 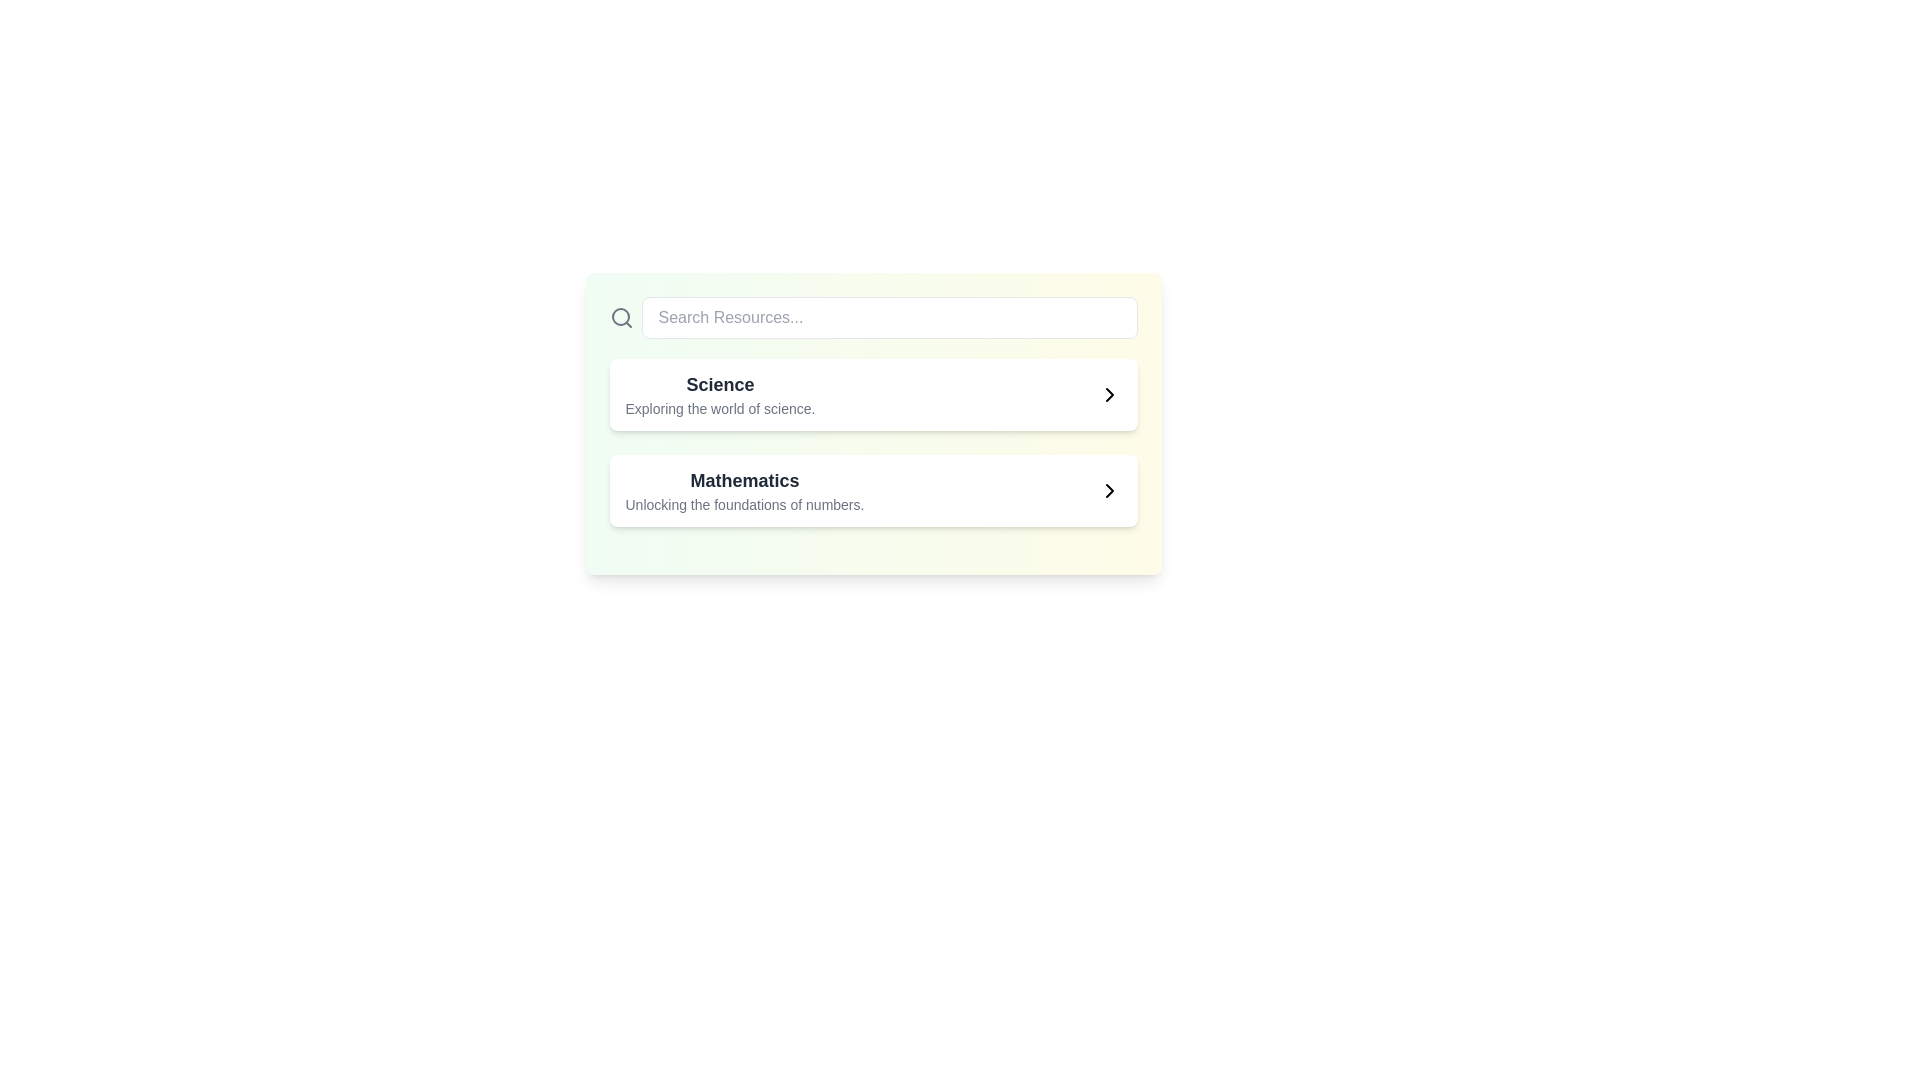 What do you see at coordinates (720, 407) in the screenshot?
I see `the text label reading 'Exploring the world of science.' which is situated directly below the header 'Science'` at bounding box center [720, 407].